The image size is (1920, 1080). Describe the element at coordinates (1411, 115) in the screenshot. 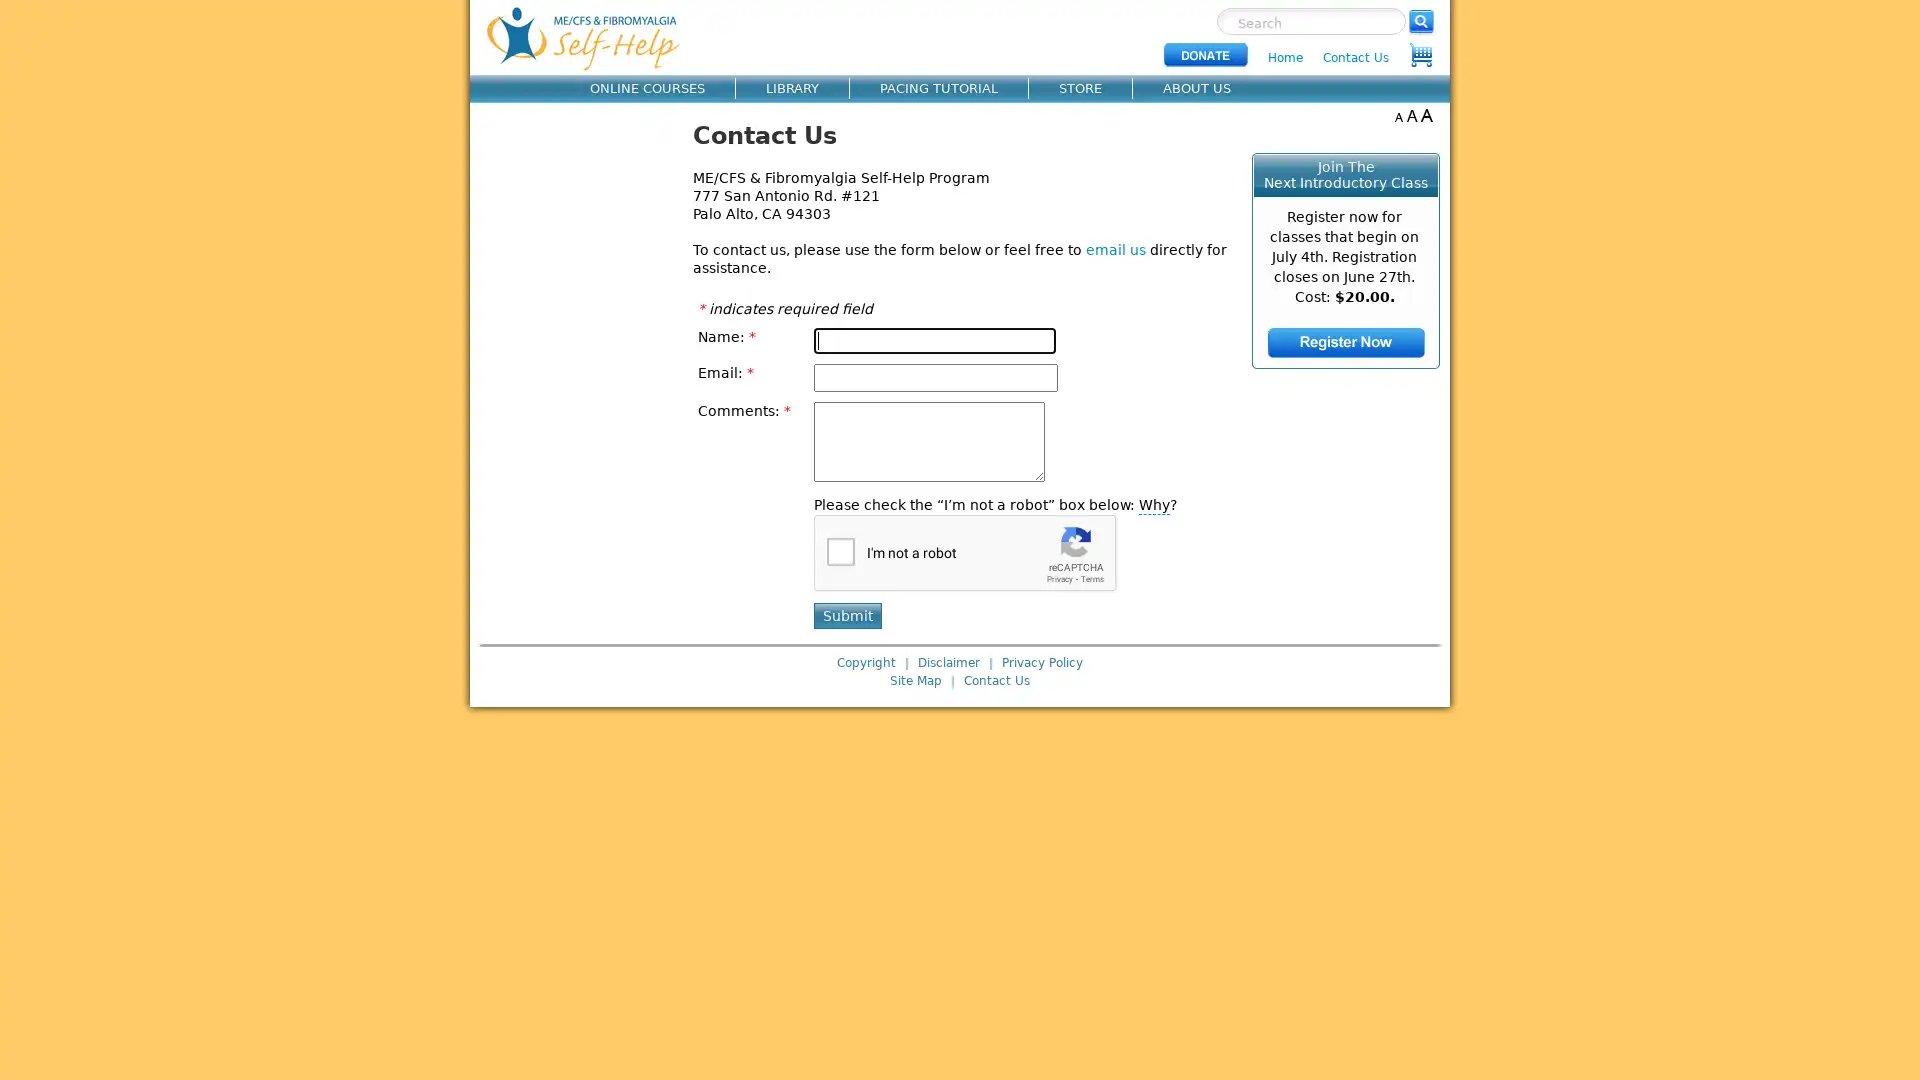

I see `A` at that location.